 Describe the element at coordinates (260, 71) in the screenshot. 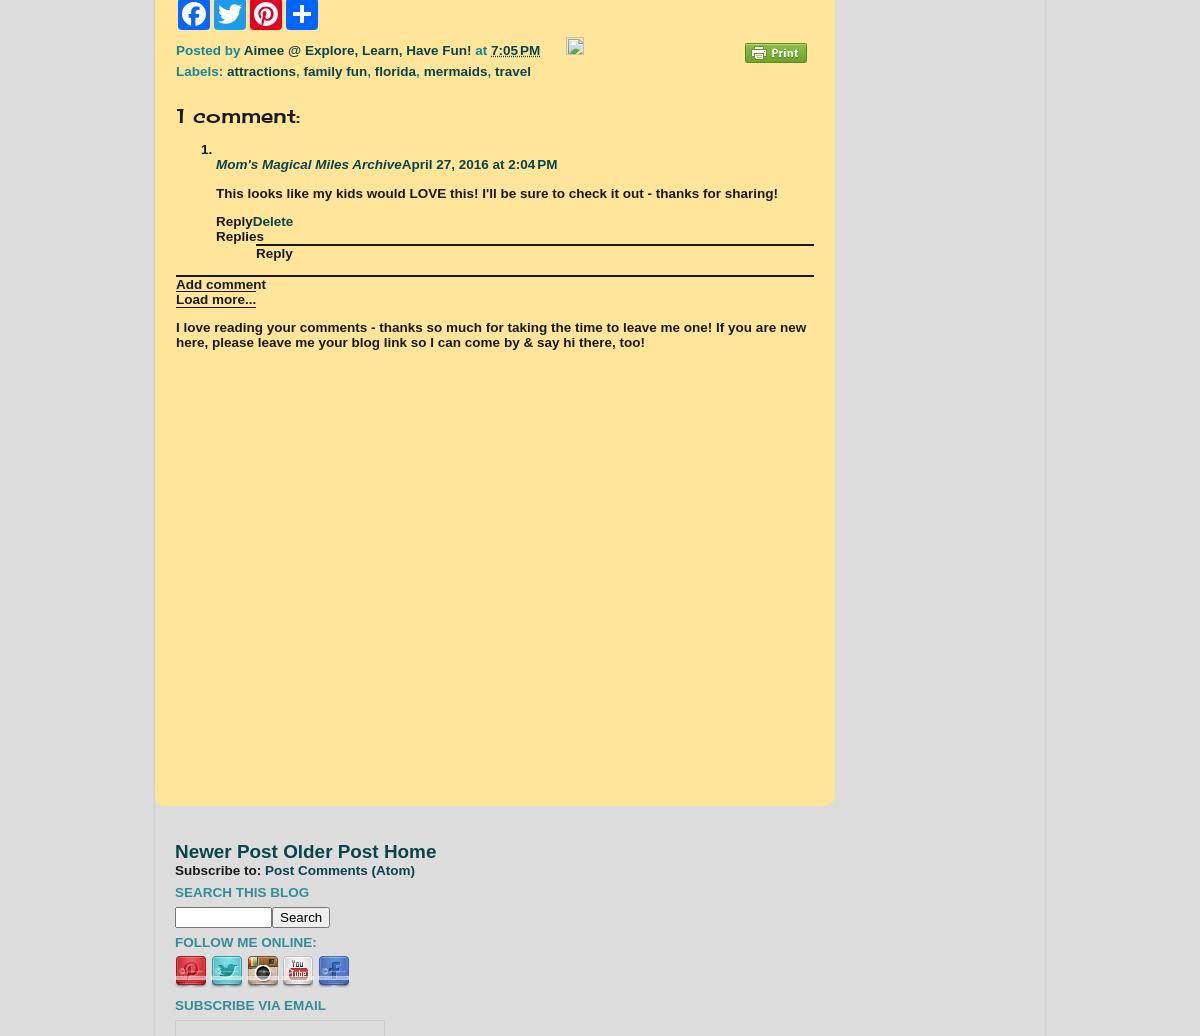

I see `'attractions'` at that location.